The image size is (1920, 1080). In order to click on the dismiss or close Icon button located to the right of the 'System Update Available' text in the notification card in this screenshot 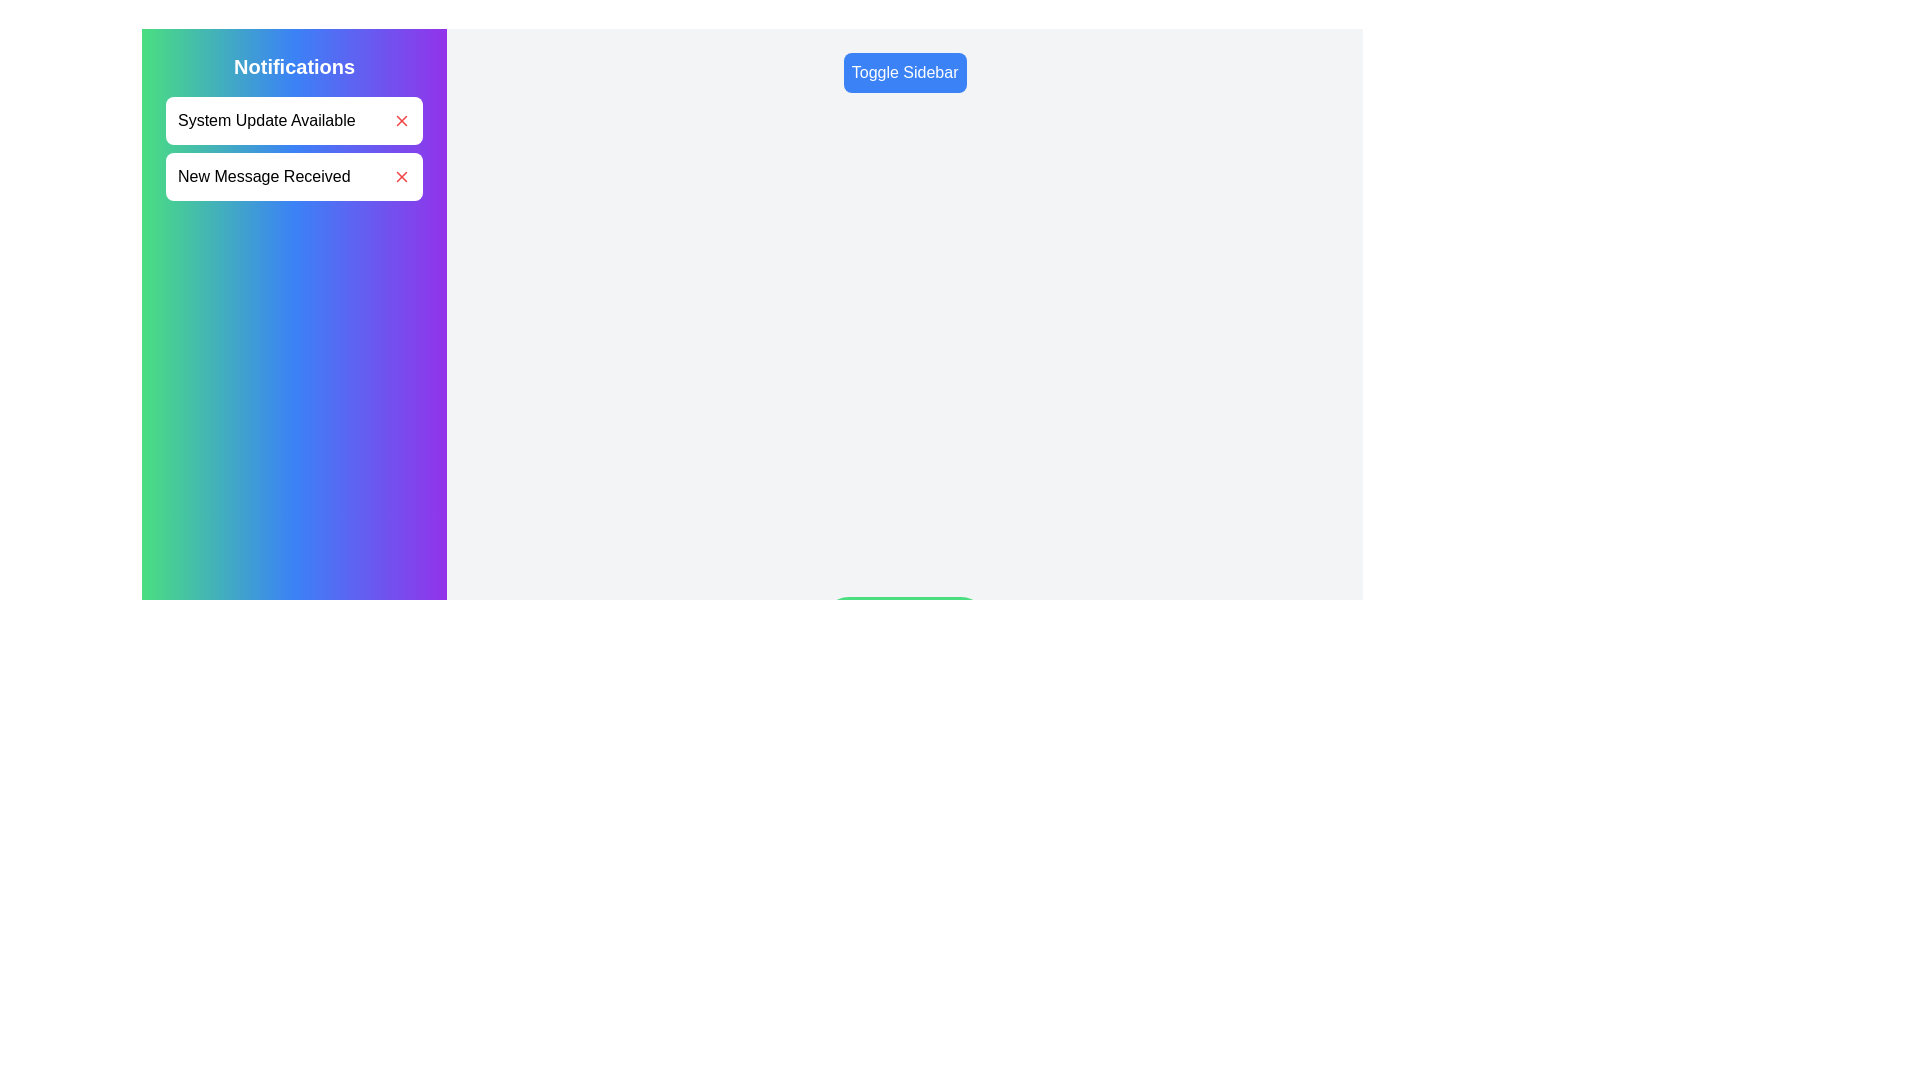, I will do `click(401, 120)`.